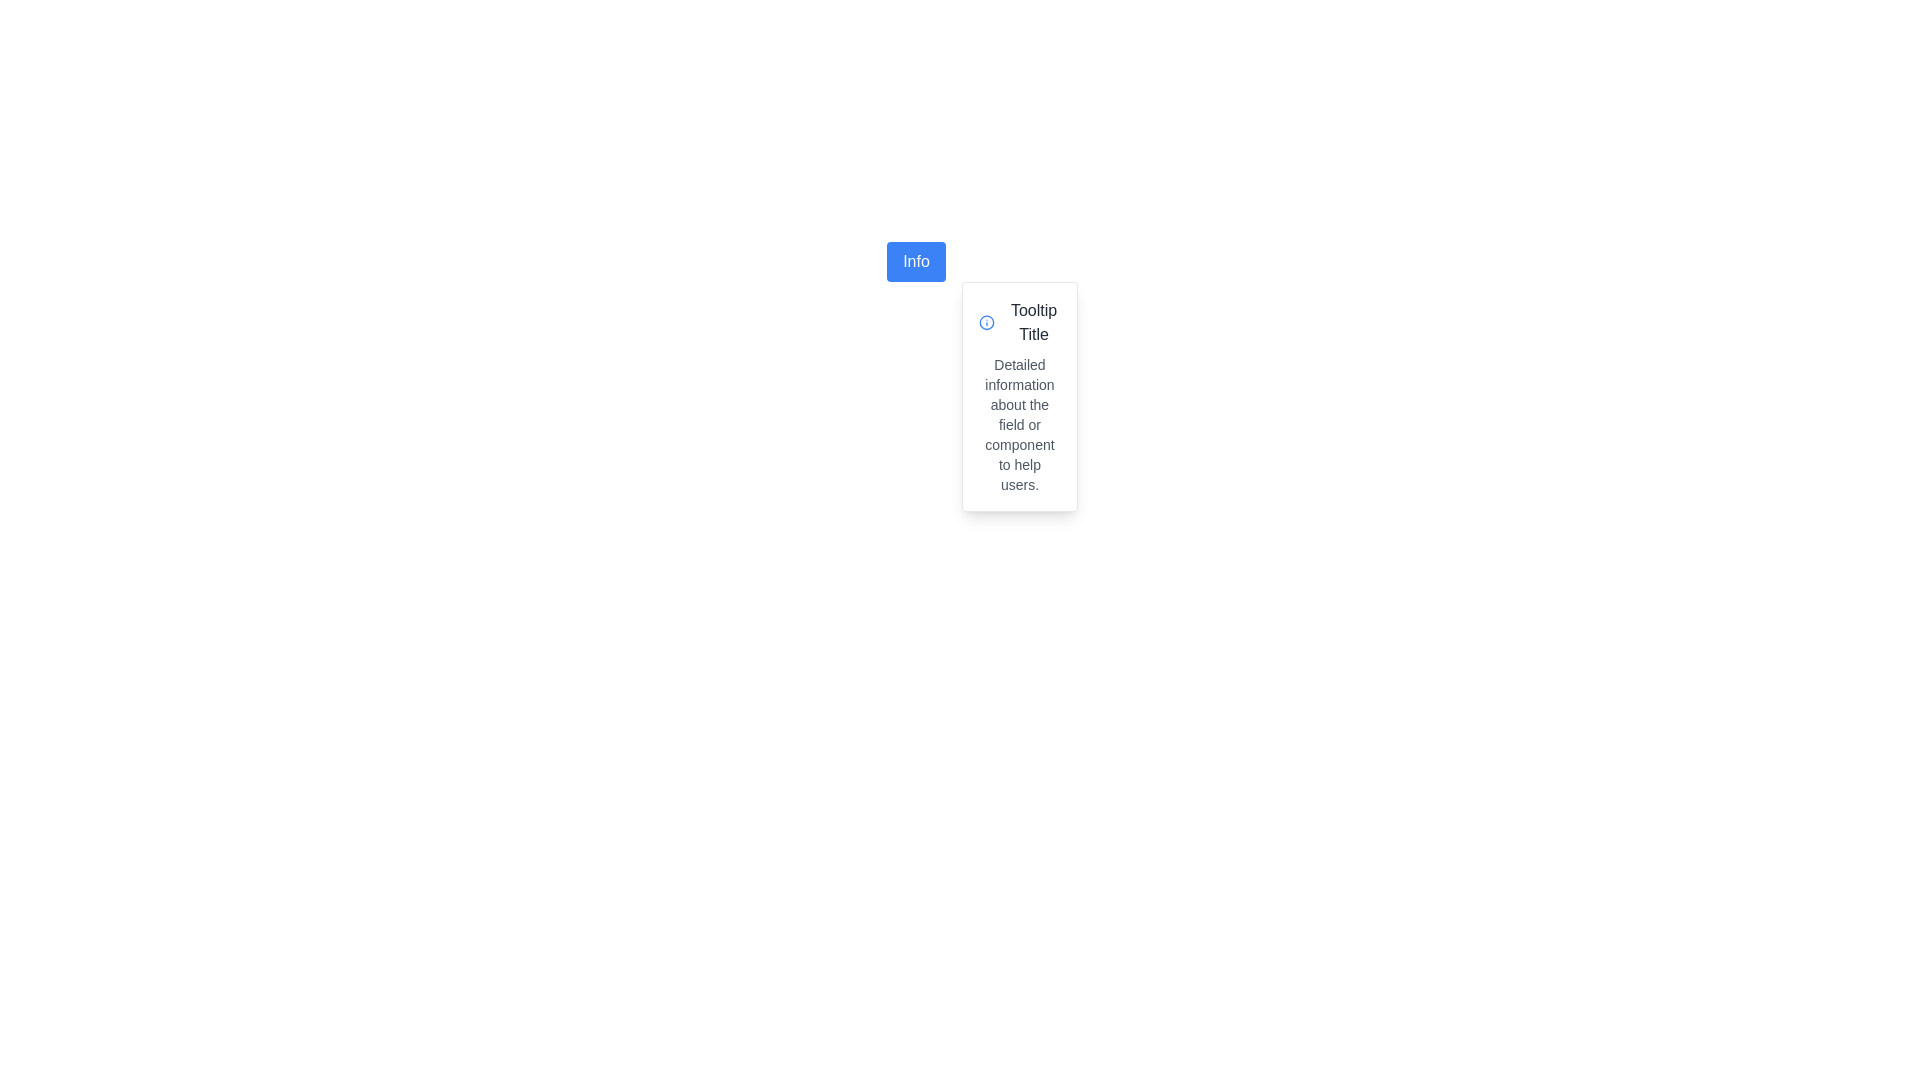 This screenshot has width=1920, height=1080. Describe the element at coordinates (1019, 423) in the screenshot. I see `the guidance content text block located in the tooltip box, which is the second item under 'Tooltip Title' following the blue information icon` at that location.